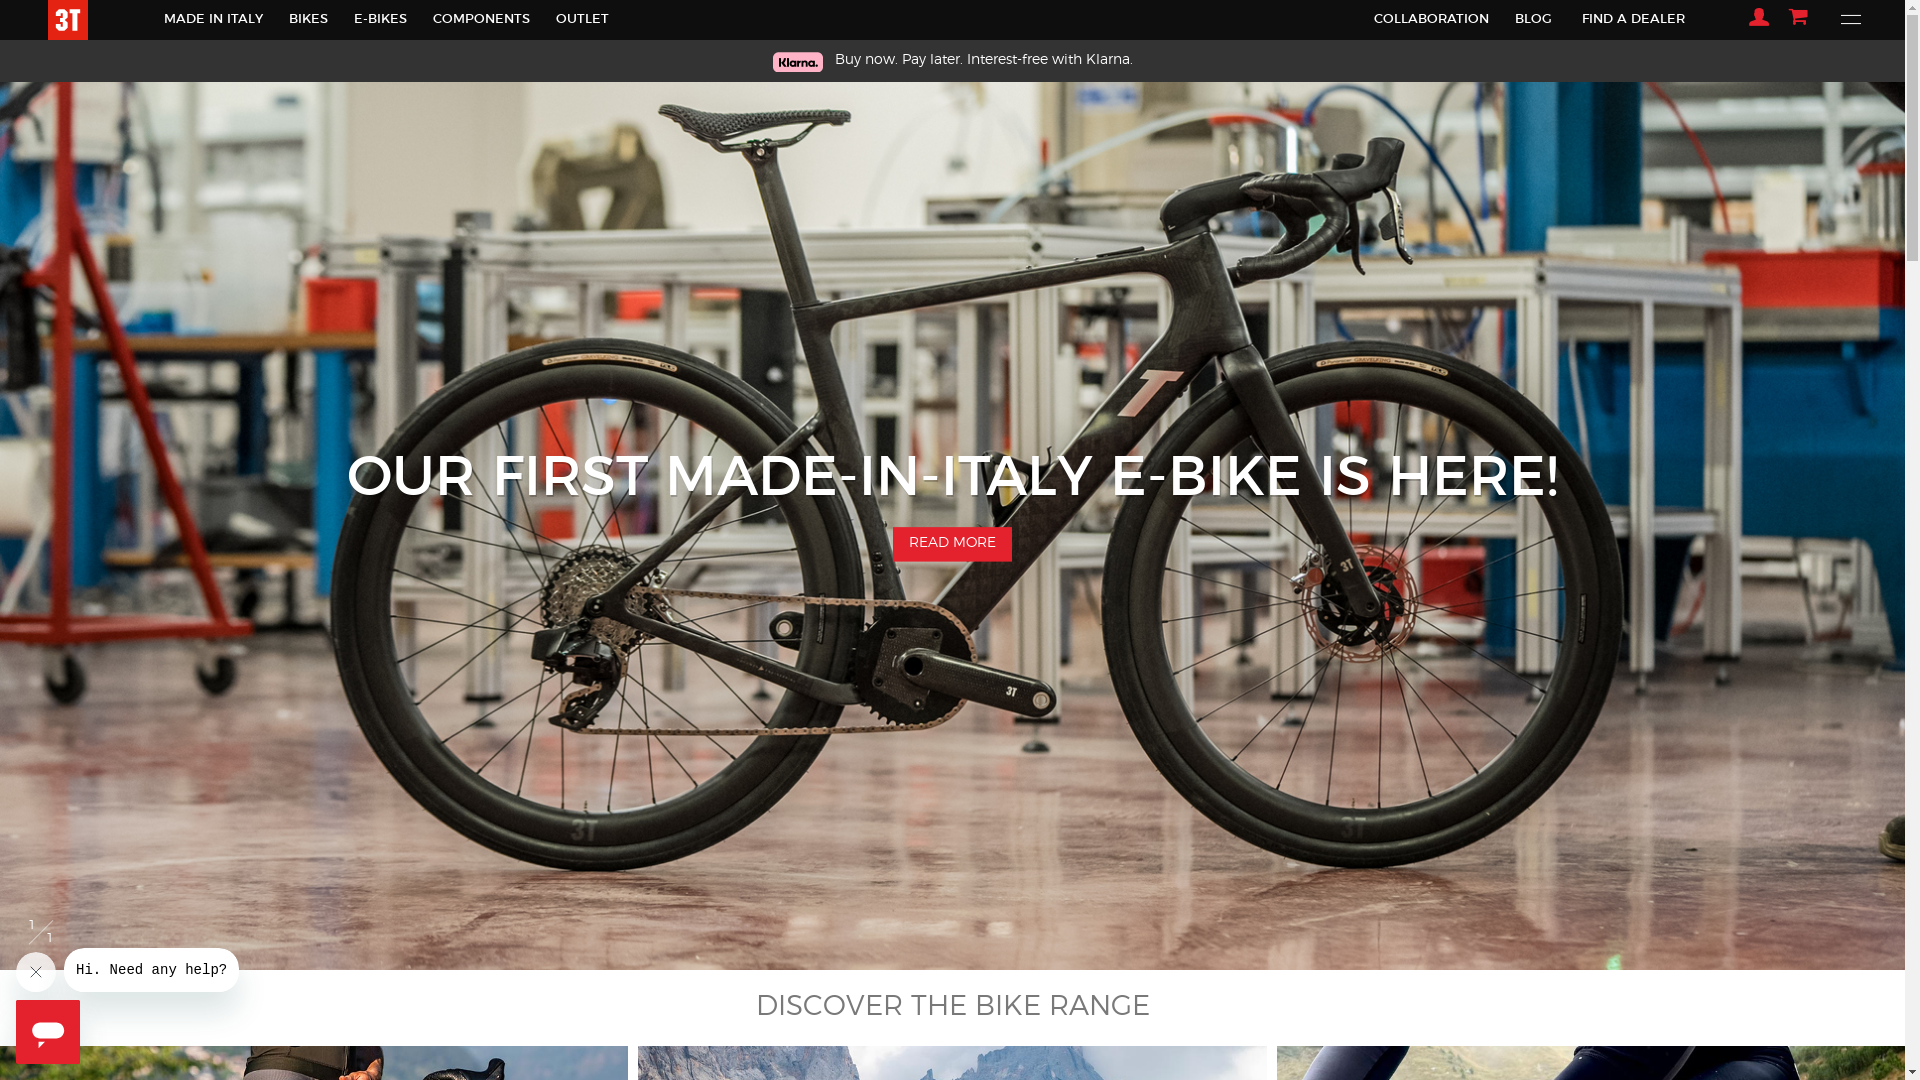 The width and height of the screenshot is (1920, 1080). What do you see at coordinates (150, 968) in the screenshot?
I see `'Message from company'` at bounding box center [150, 968].